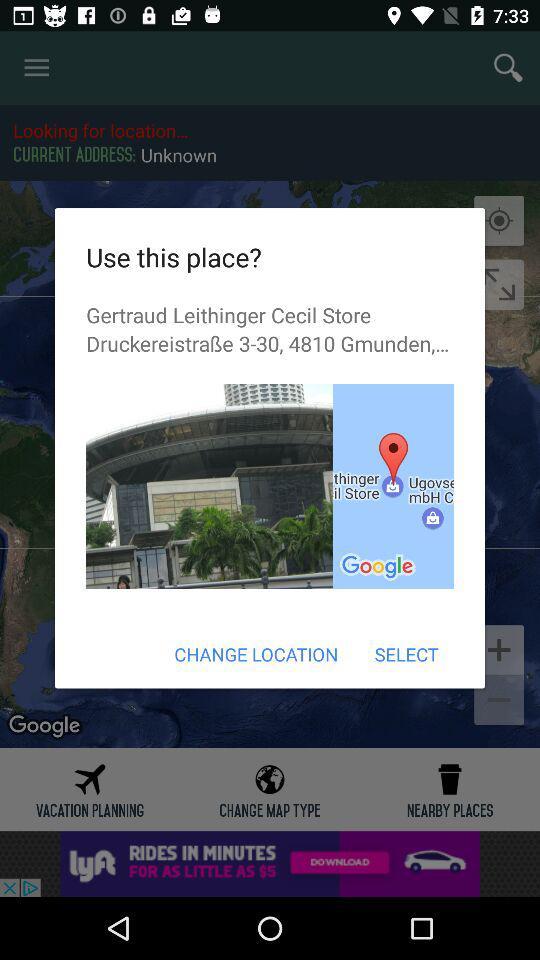 The height and width of the screenshot is (960, 540). What do you see at coordinates (256, 653) in the screenshot?
I see `the item next to select item` at bounding box center [256, 653].